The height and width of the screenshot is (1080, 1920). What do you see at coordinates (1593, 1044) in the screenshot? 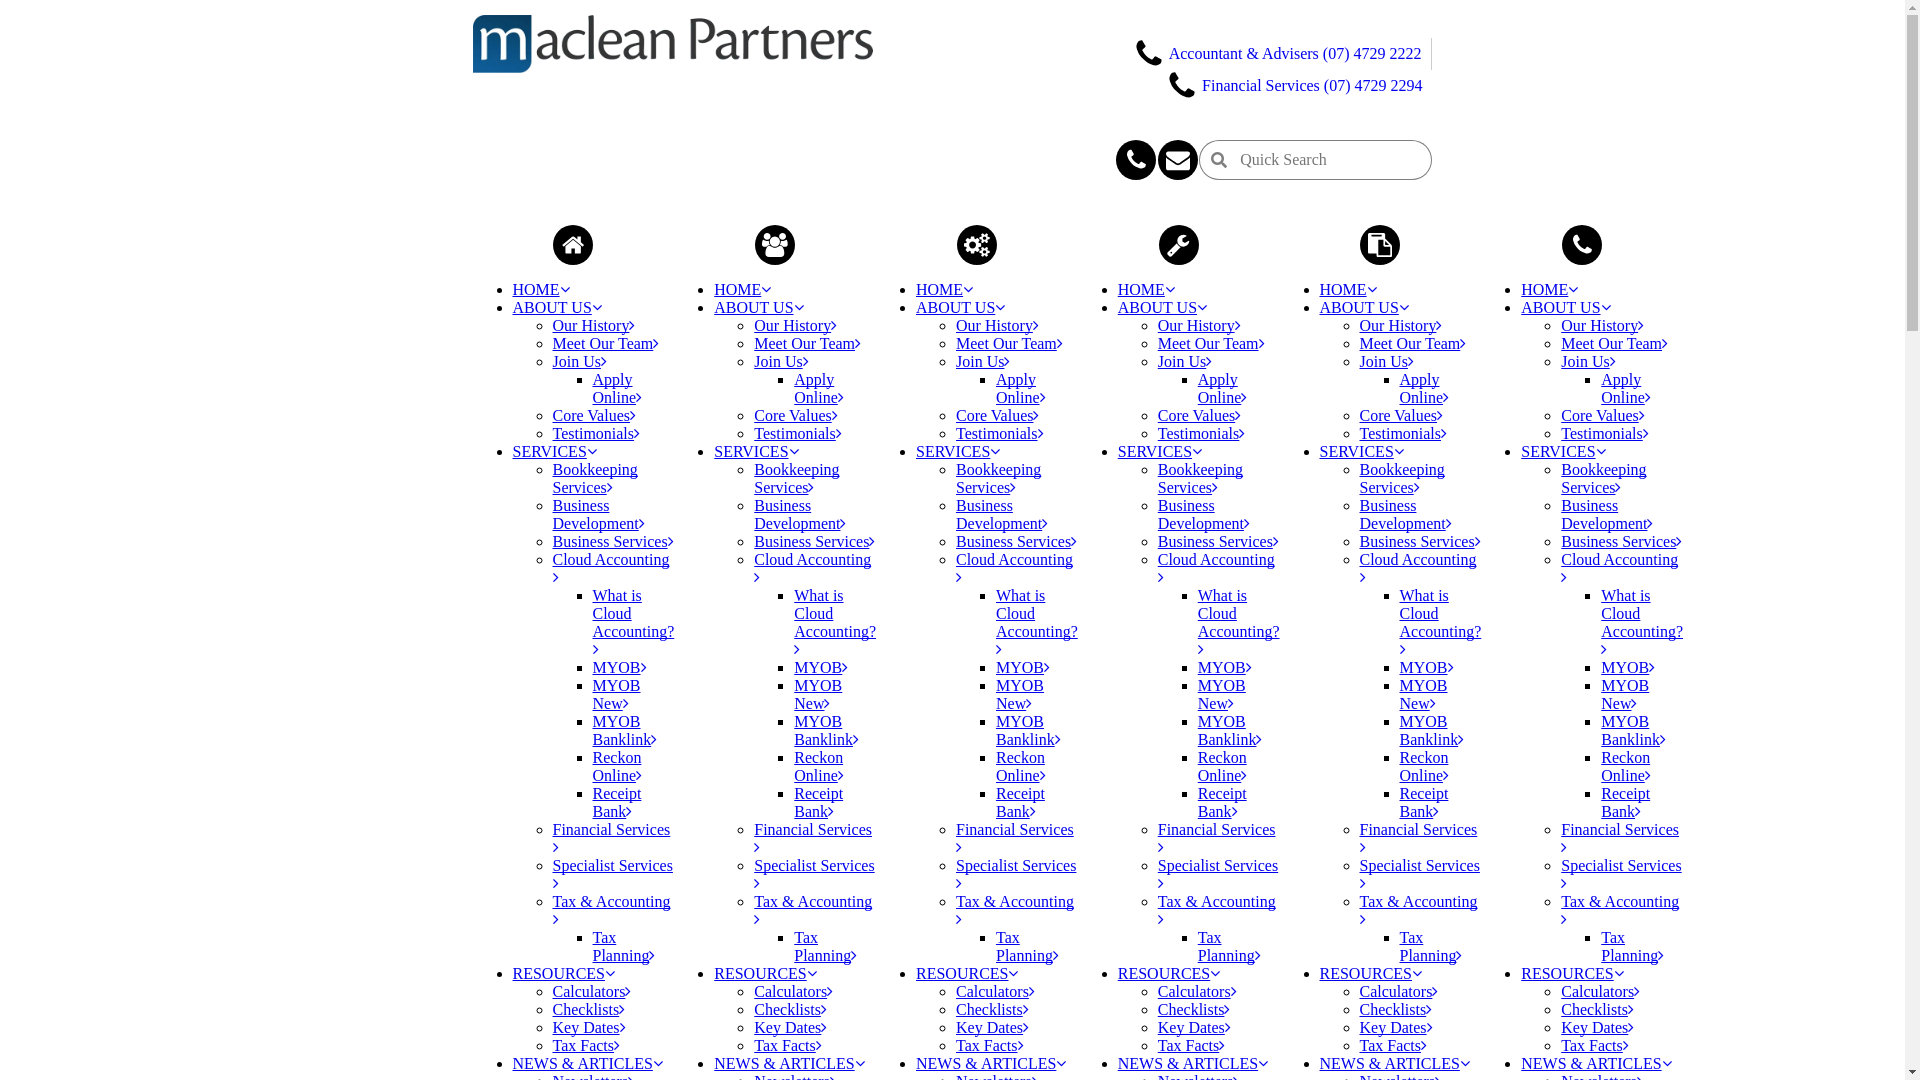
I see `'Tax Facts'` at bounding box center [1593, 1044].